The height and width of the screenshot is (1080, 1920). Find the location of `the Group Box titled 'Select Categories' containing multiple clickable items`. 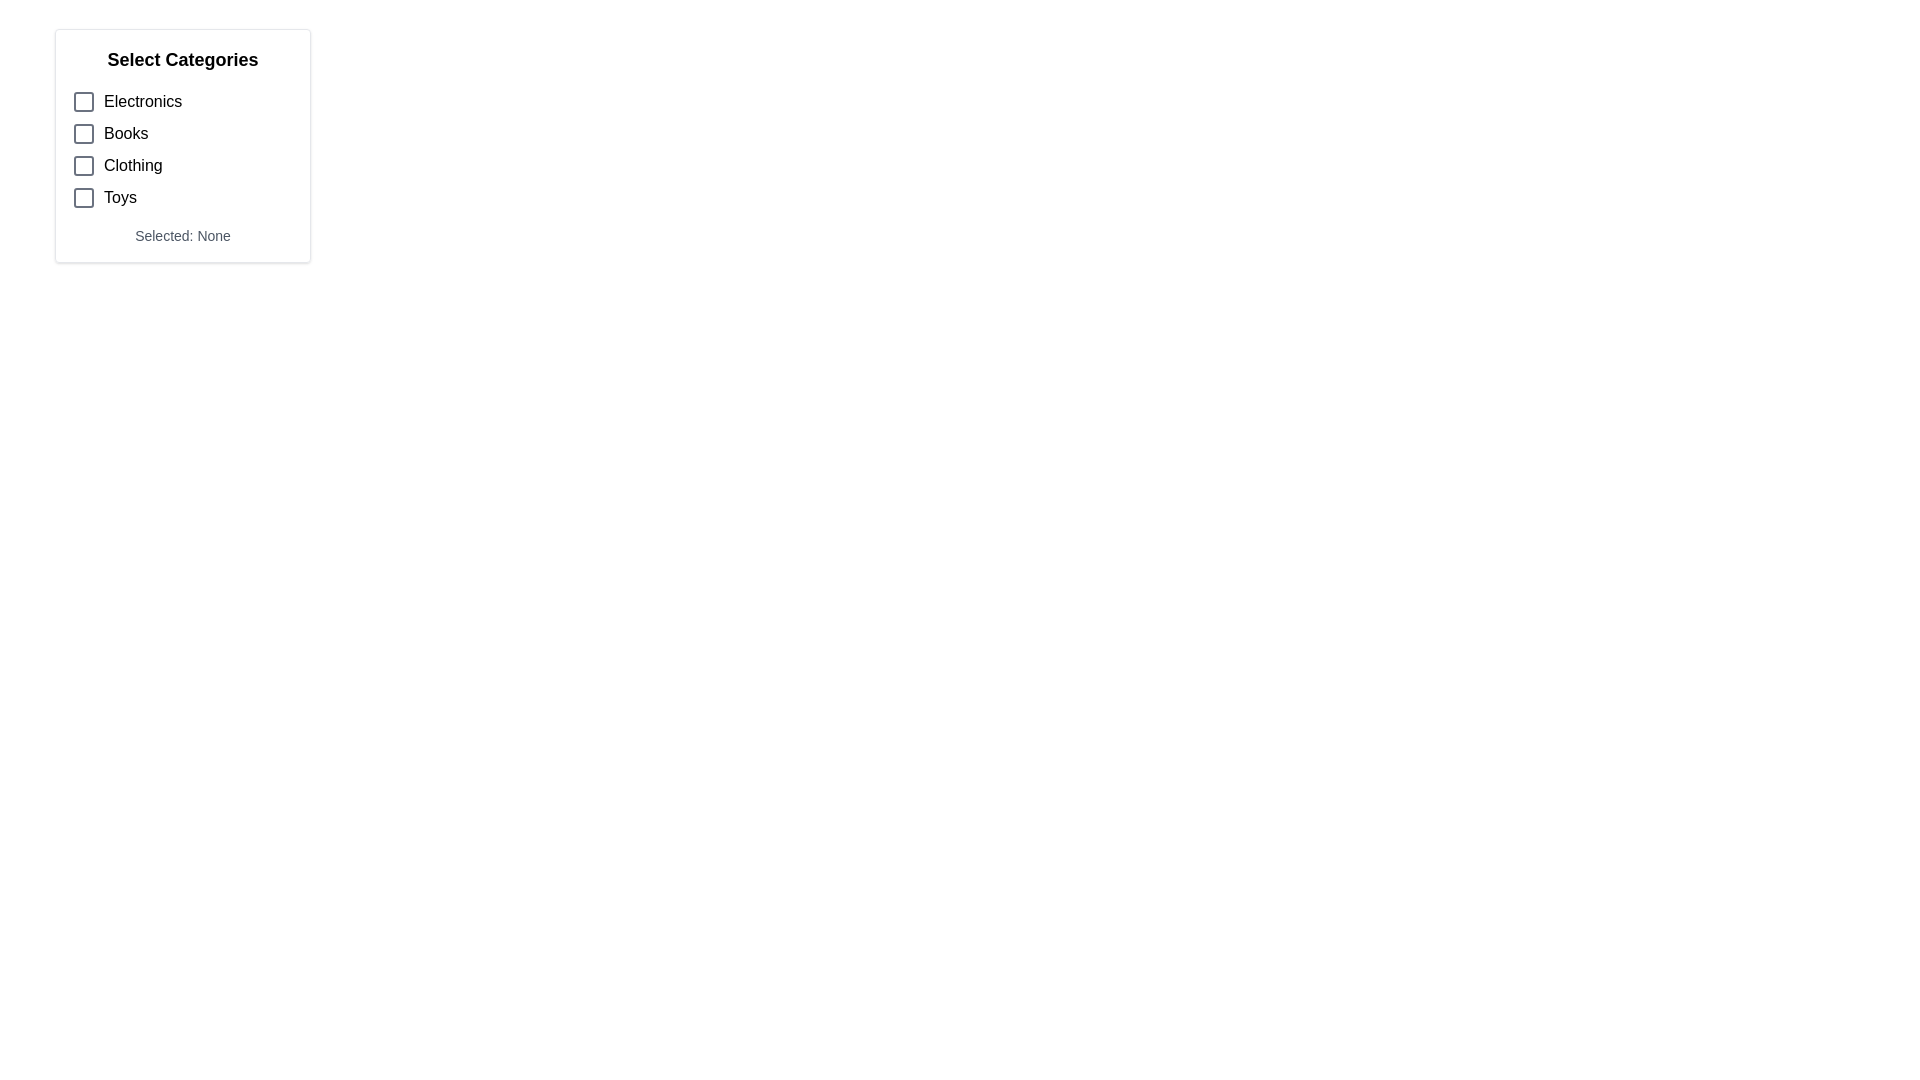

the Group Box titled 'Select Categories' containing multiple clickable items is located at coordinates (182, 145).